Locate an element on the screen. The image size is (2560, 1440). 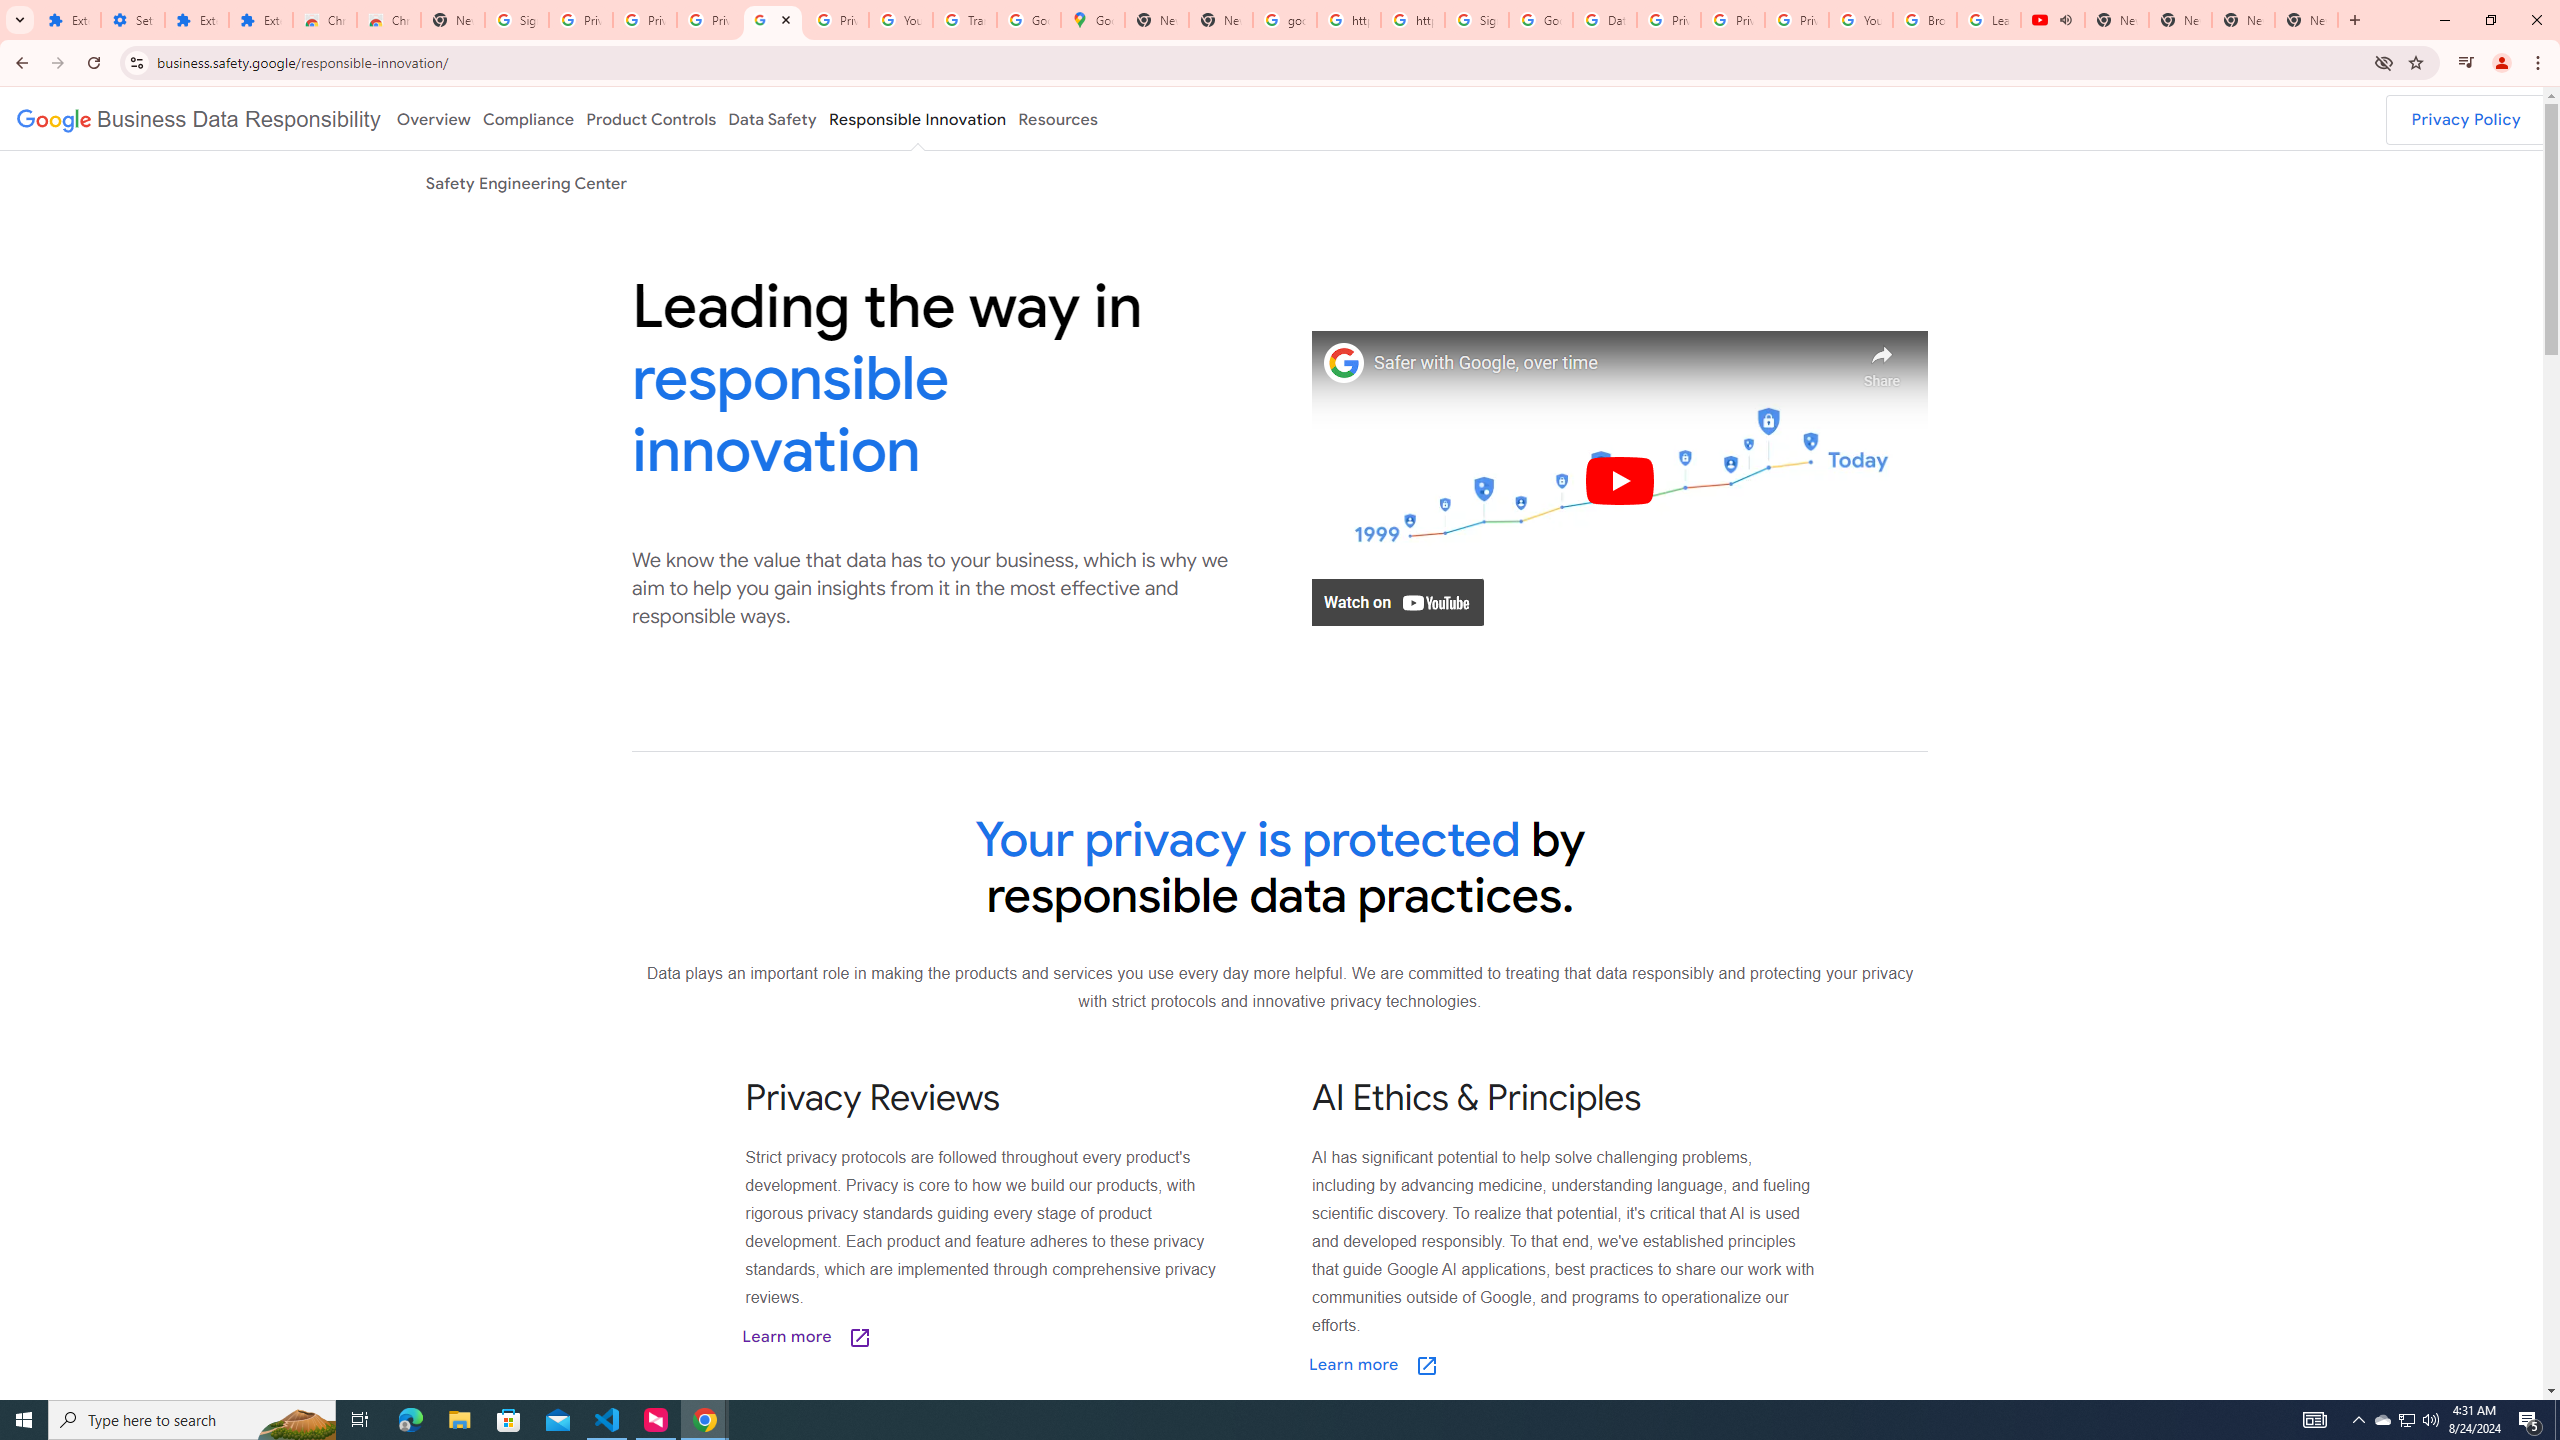
'Mute tab' is located at coordinates (2064, 19).